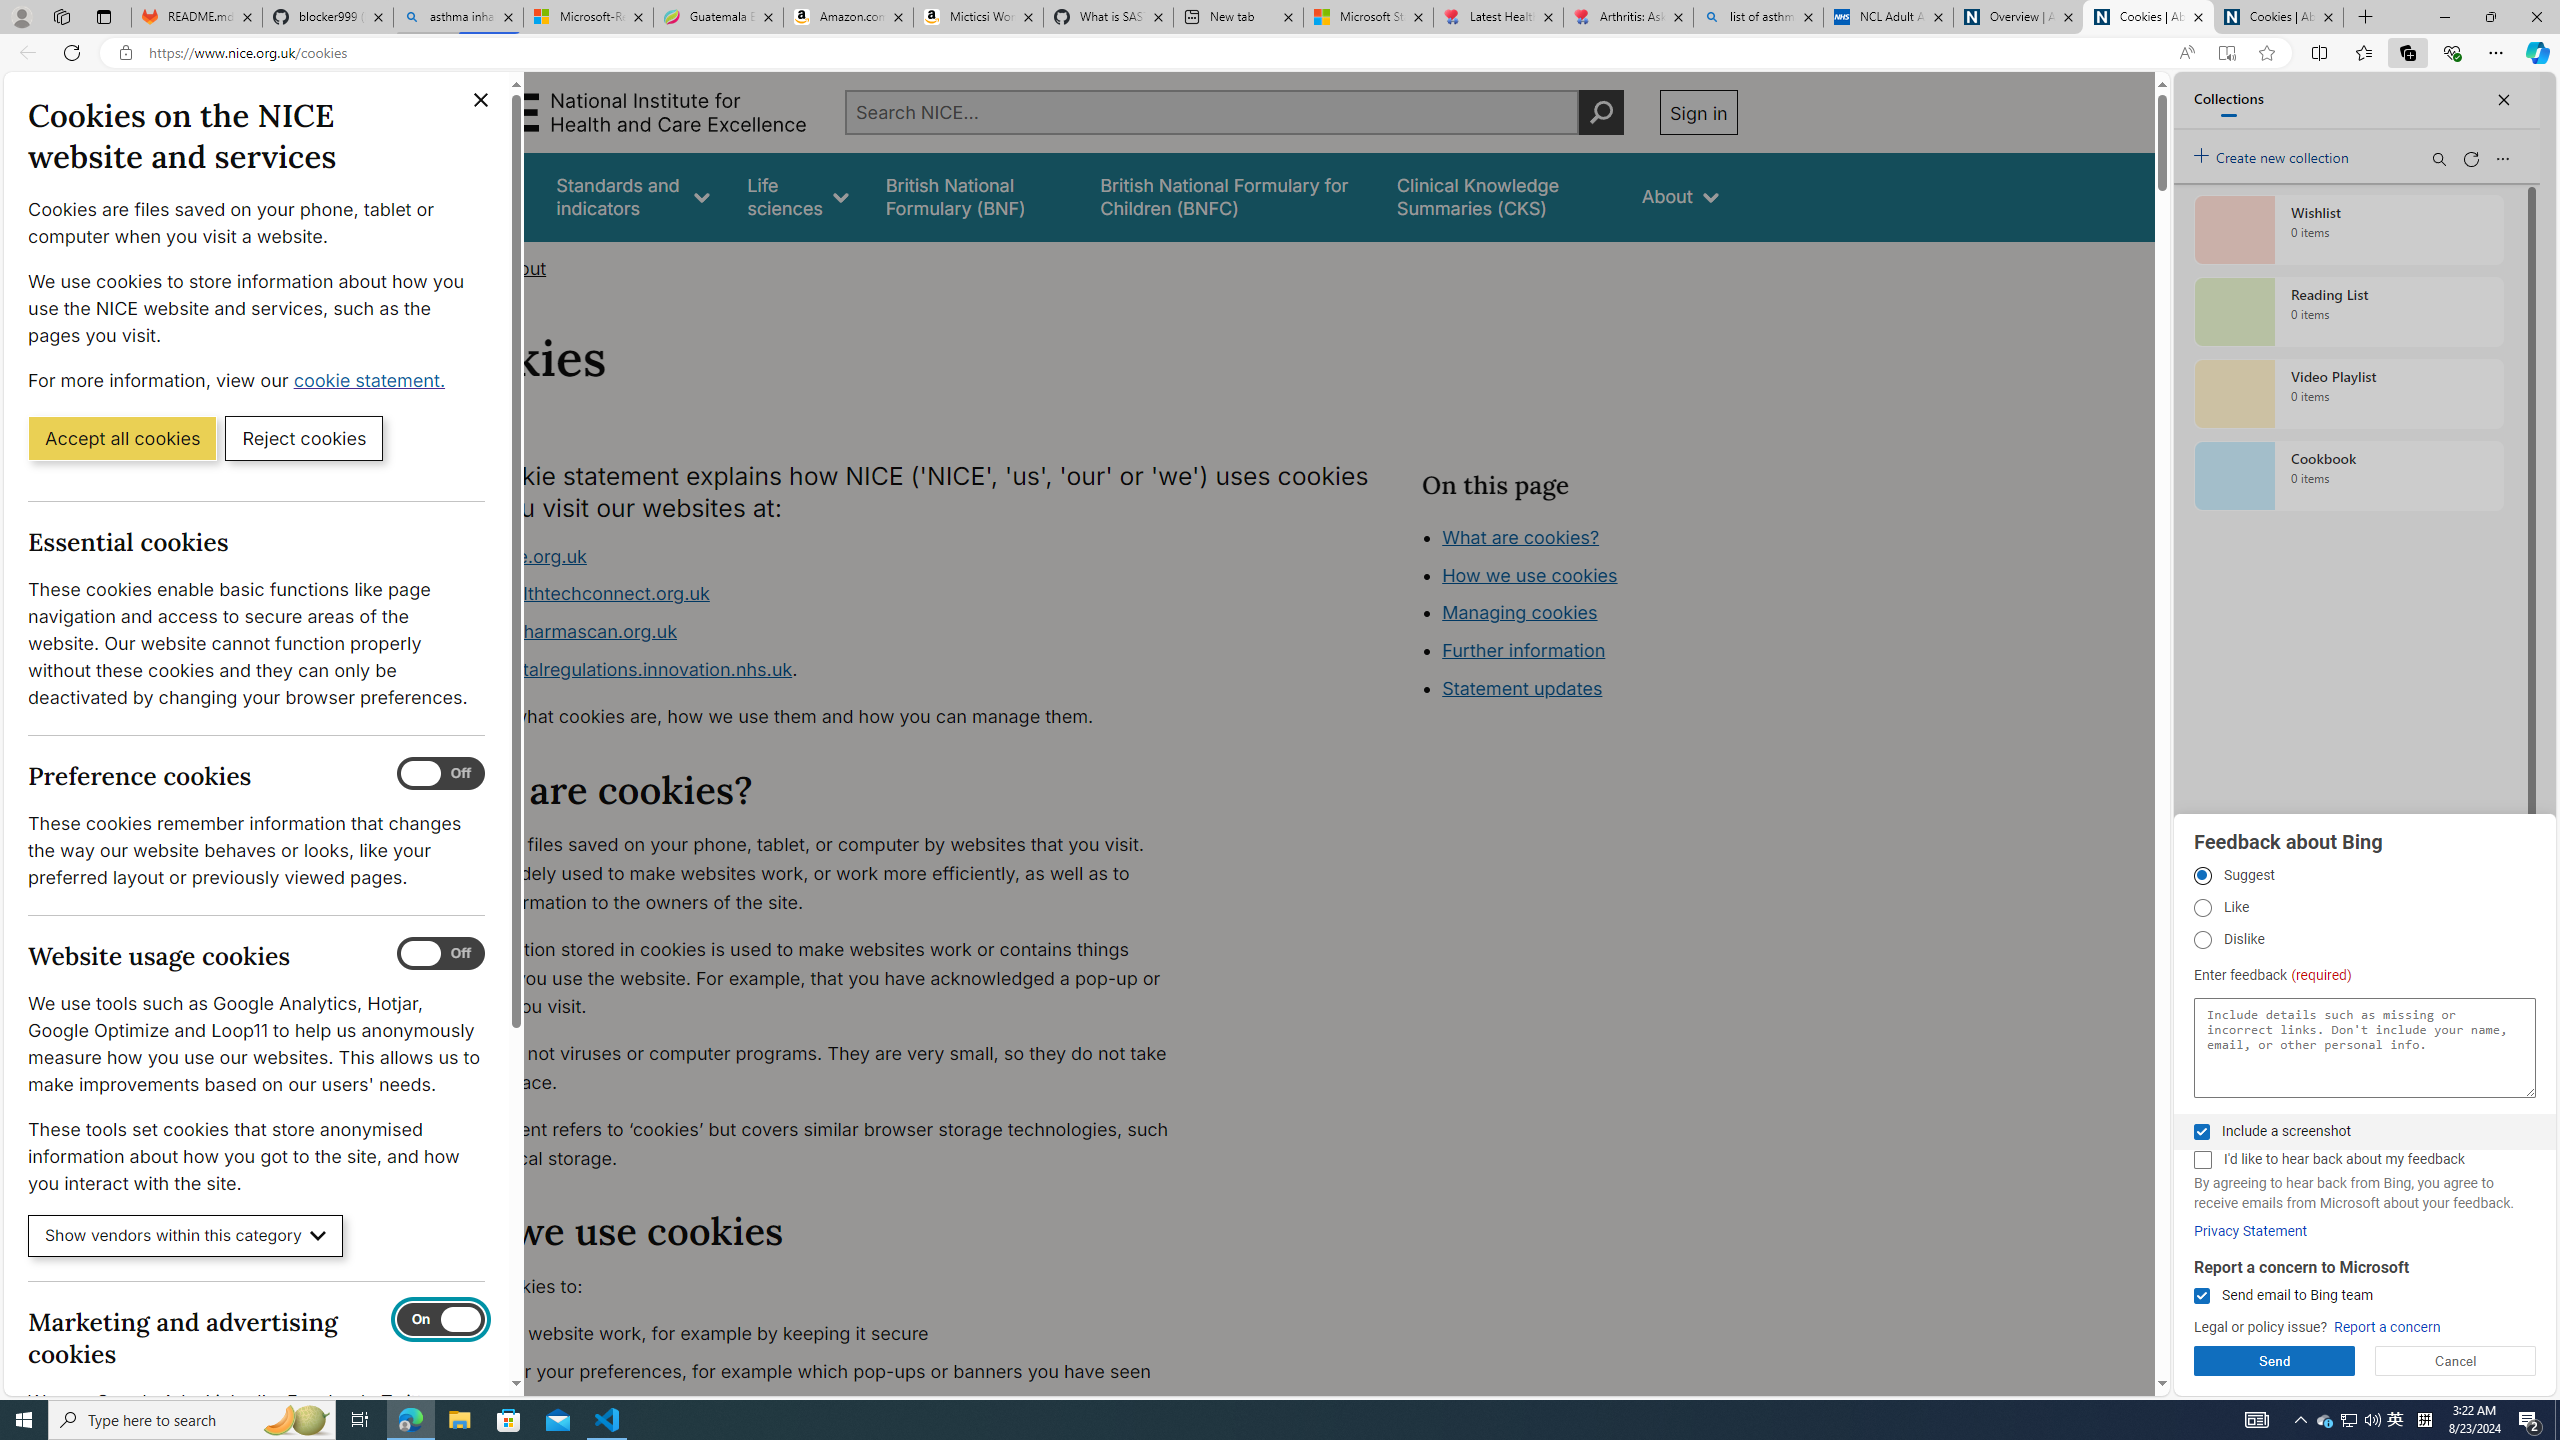 The width and height of the screenshot is (2560, 1440). Describe the element at coordinates (440, 1320) in the screenshot. I see `'Marketing and advertising cookies'` at that location.